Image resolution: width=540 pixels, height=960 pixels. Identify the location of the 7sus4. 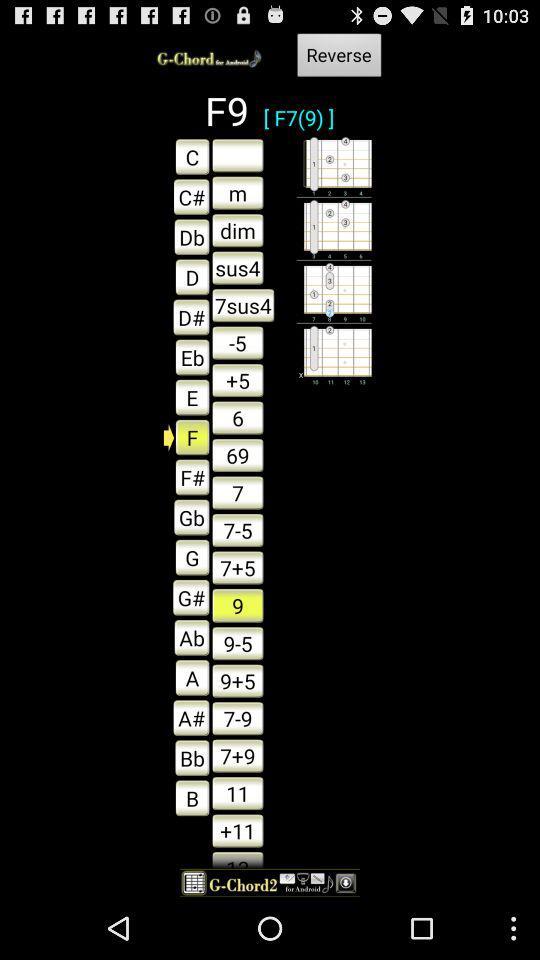
(243, 305).